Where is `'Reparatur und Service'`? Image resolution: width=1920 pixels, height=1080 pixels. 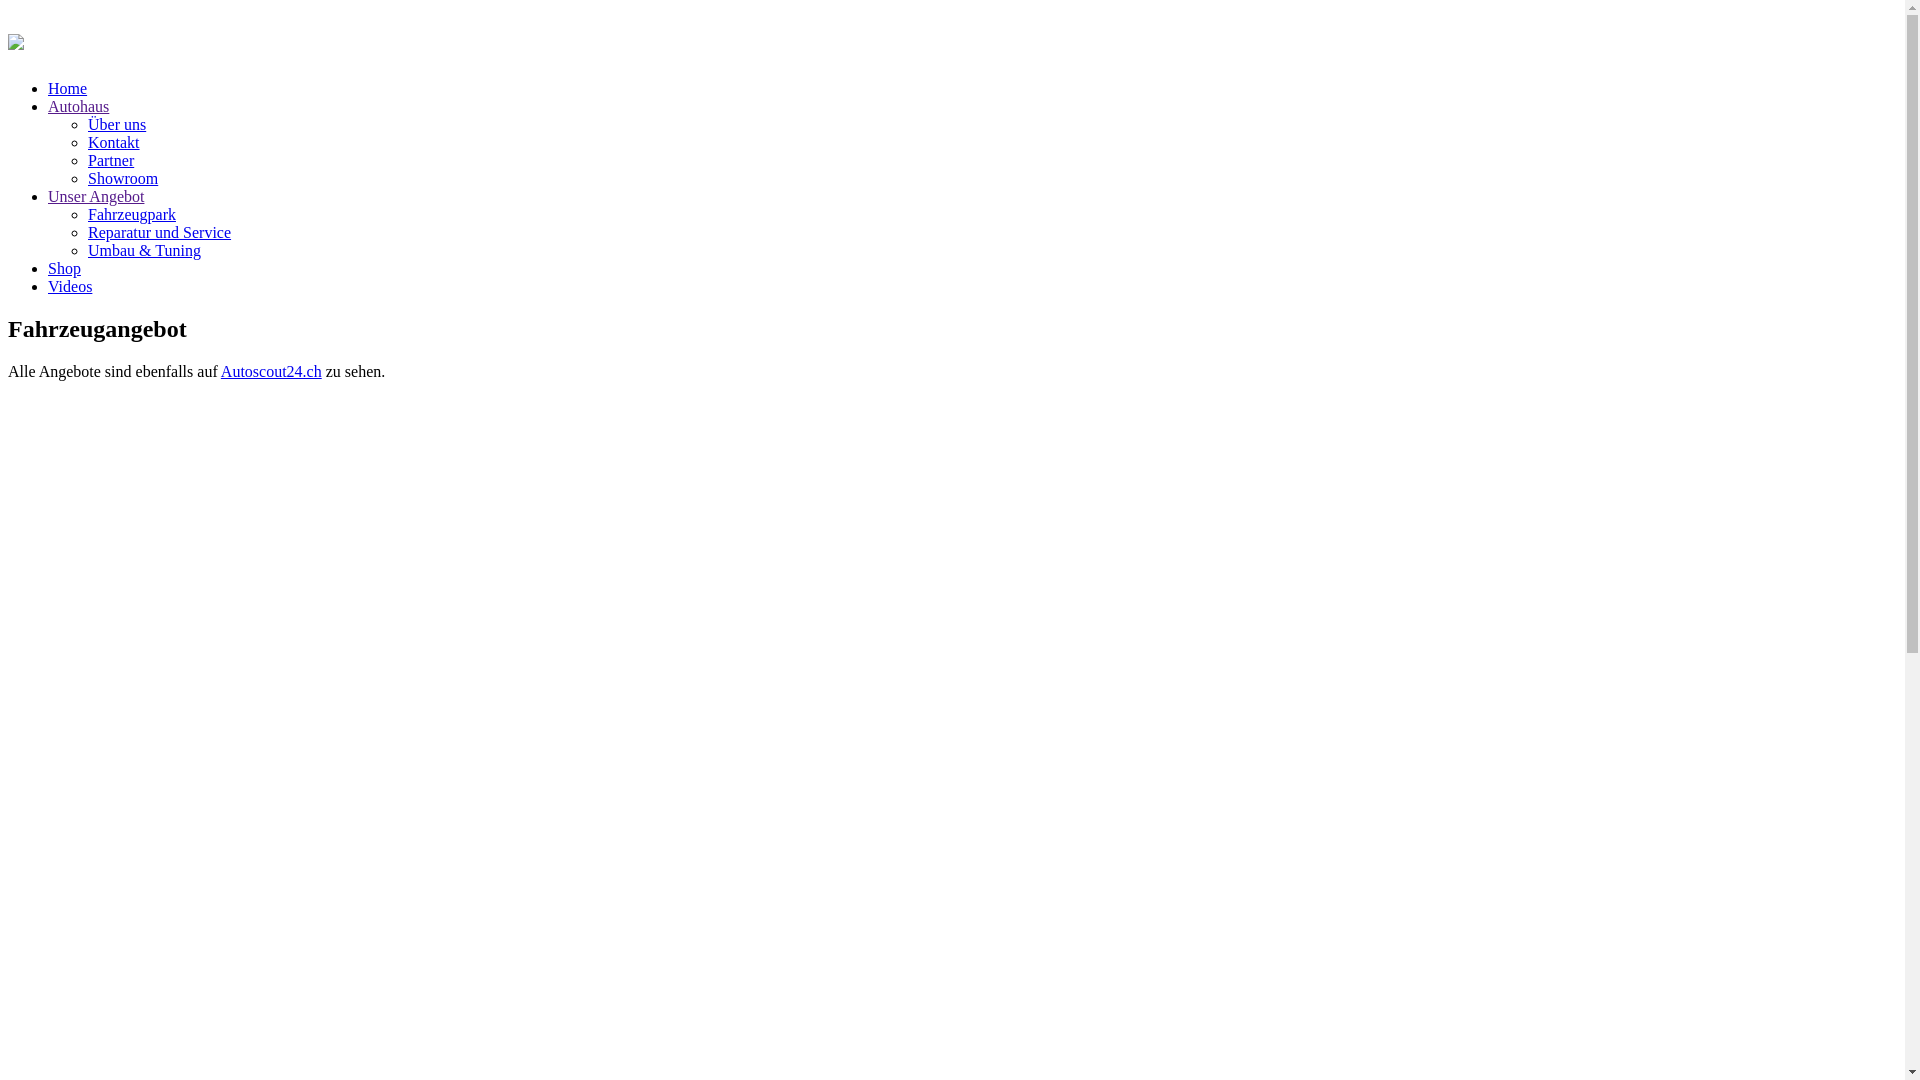 'Reparatur und Service' is located at coordinates (86, 231).